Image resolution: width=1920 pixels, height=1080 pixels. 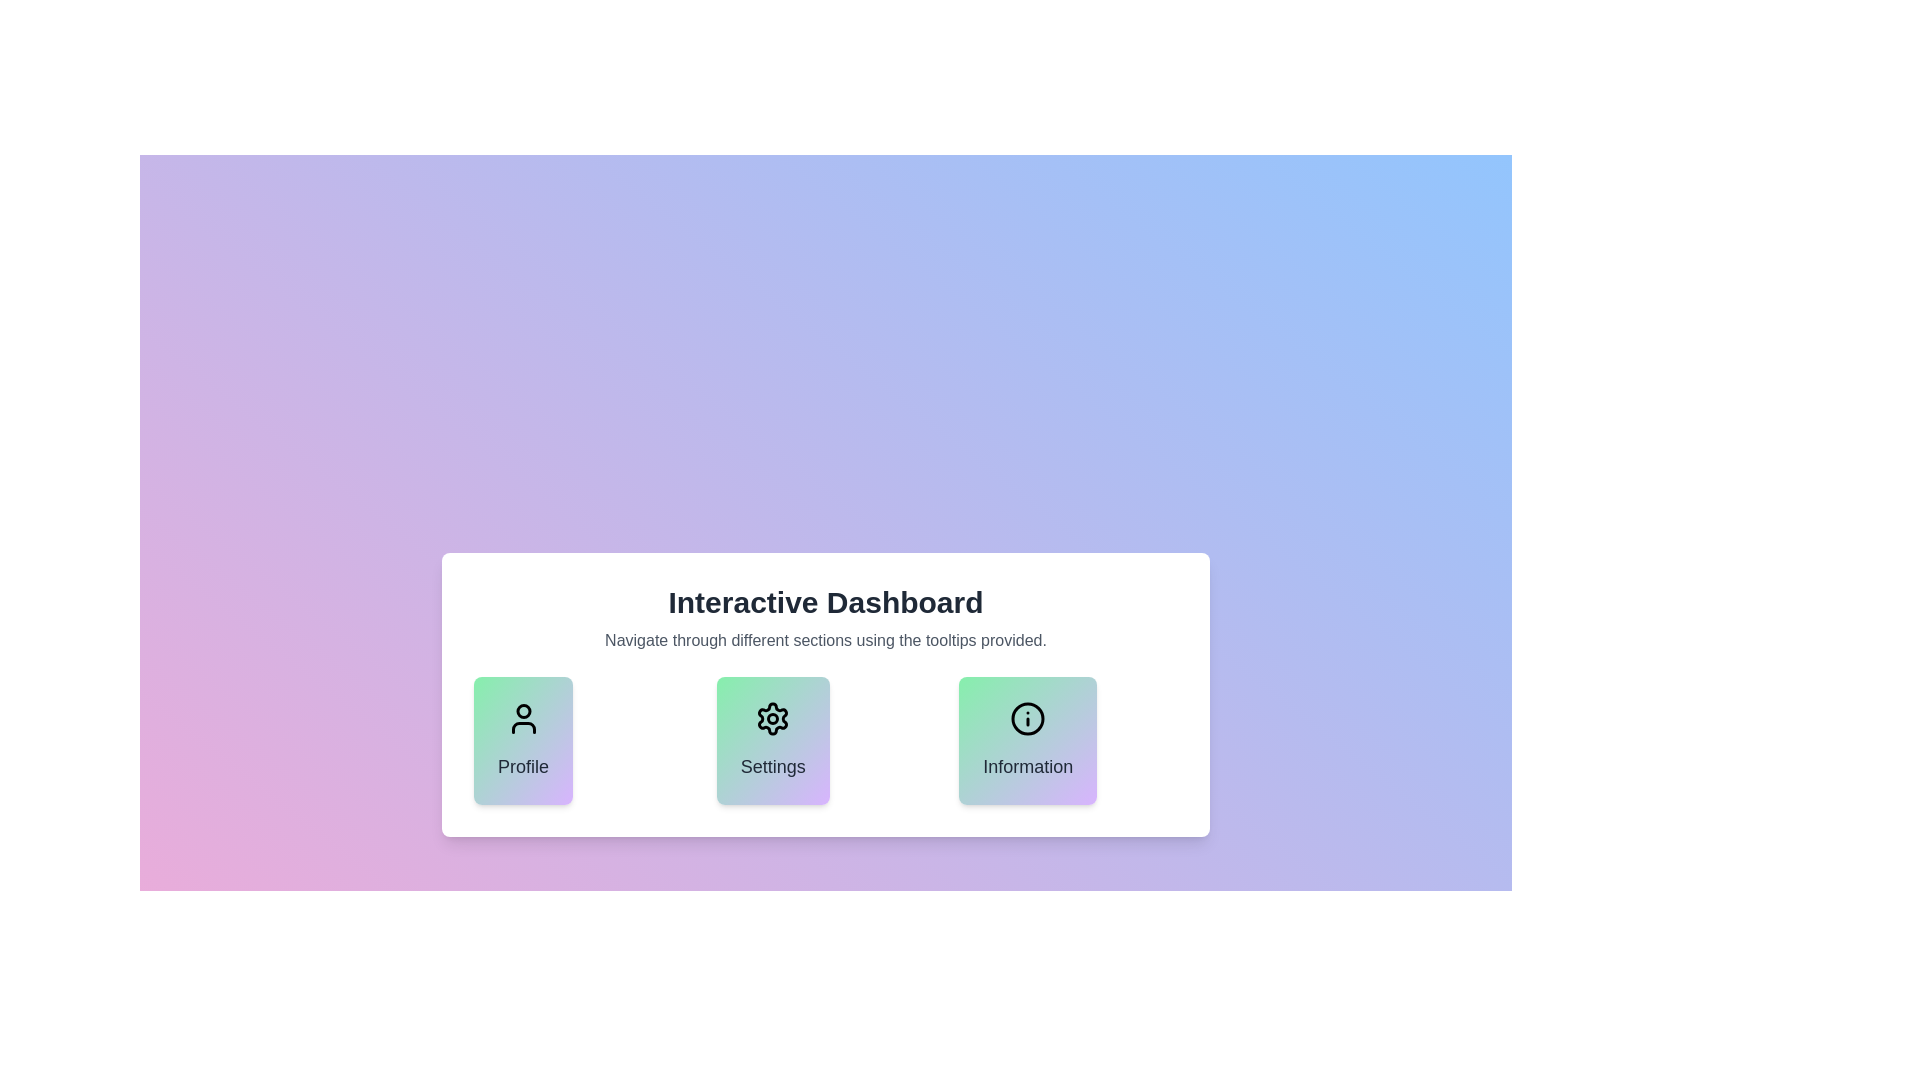 I want to click on the 'Settings' button, which is a rounded rectangle with a gradient background and a gear icon, so click(x=825, y=693).